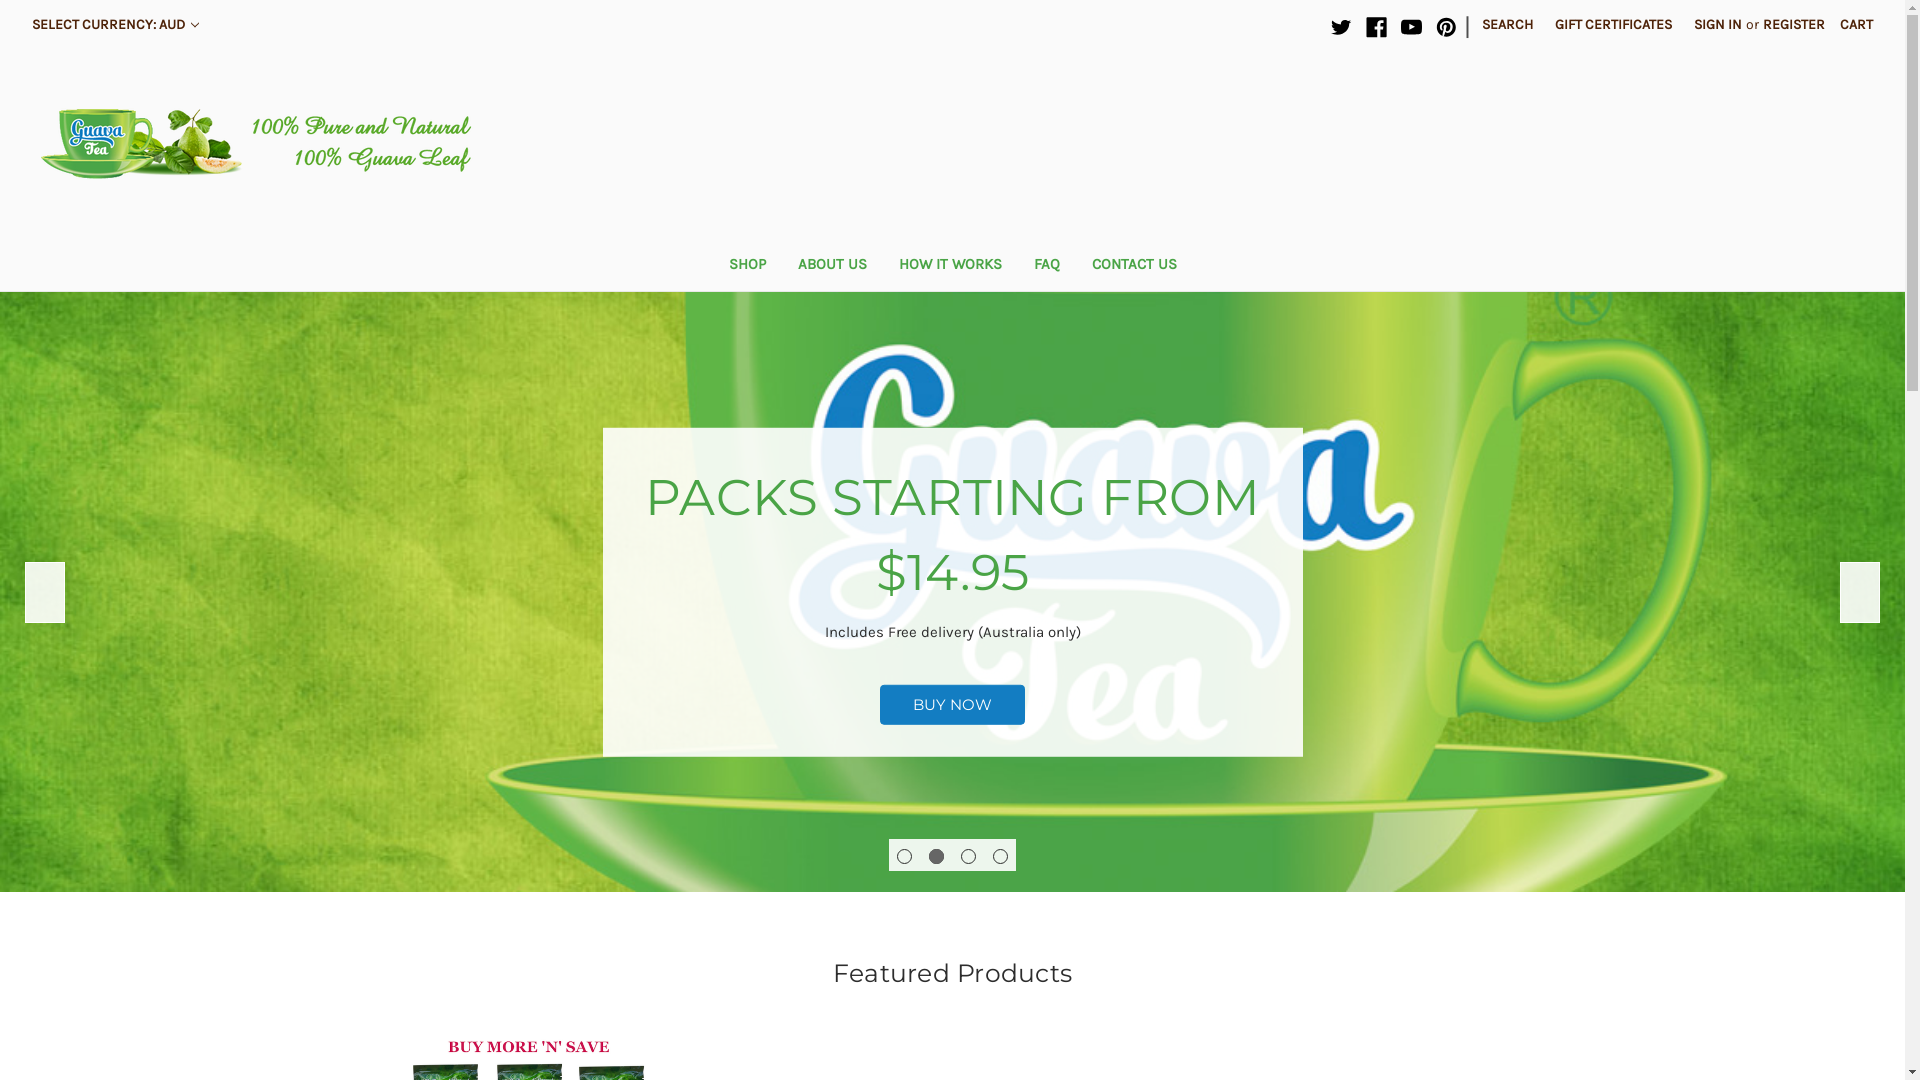 This screenshot has width=1920, height=1080. What do you see at coordinates (948, 265) in the screenshot?
I see `'HOW IT WORKS'` at bounding box center [948, 265].